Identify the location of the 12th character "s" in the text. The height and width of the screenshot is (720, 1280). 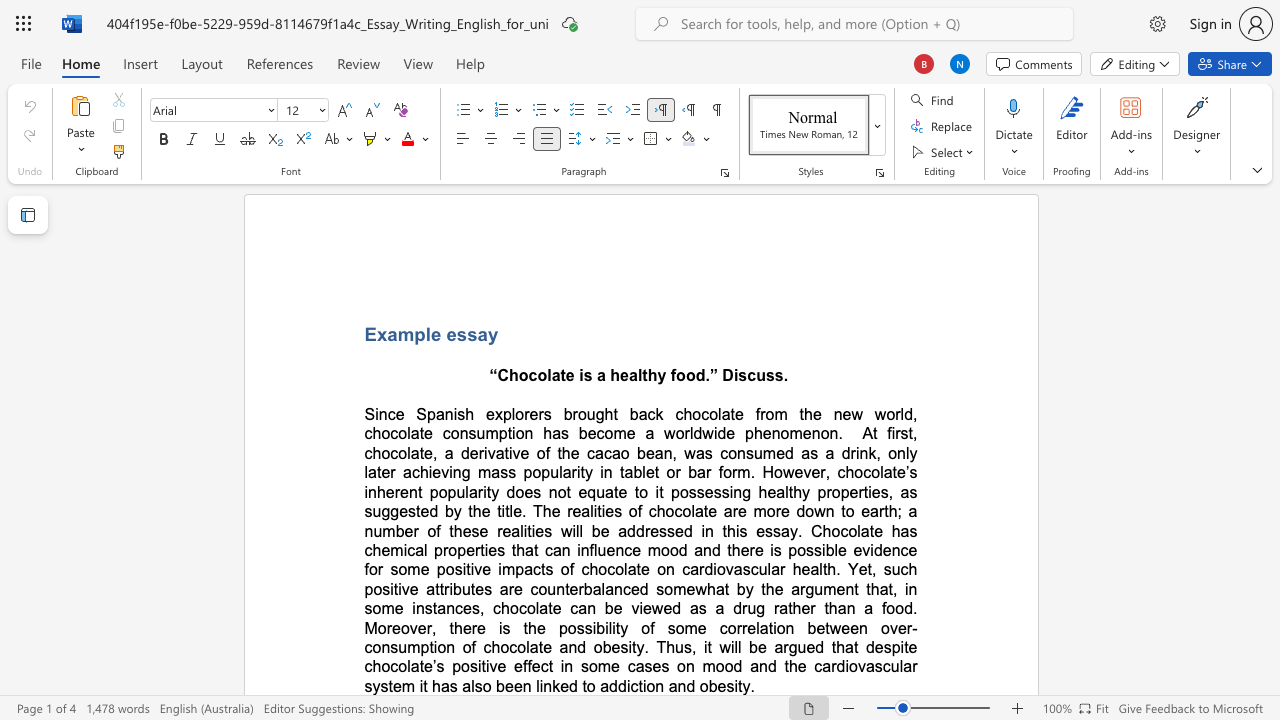
(886, 647).